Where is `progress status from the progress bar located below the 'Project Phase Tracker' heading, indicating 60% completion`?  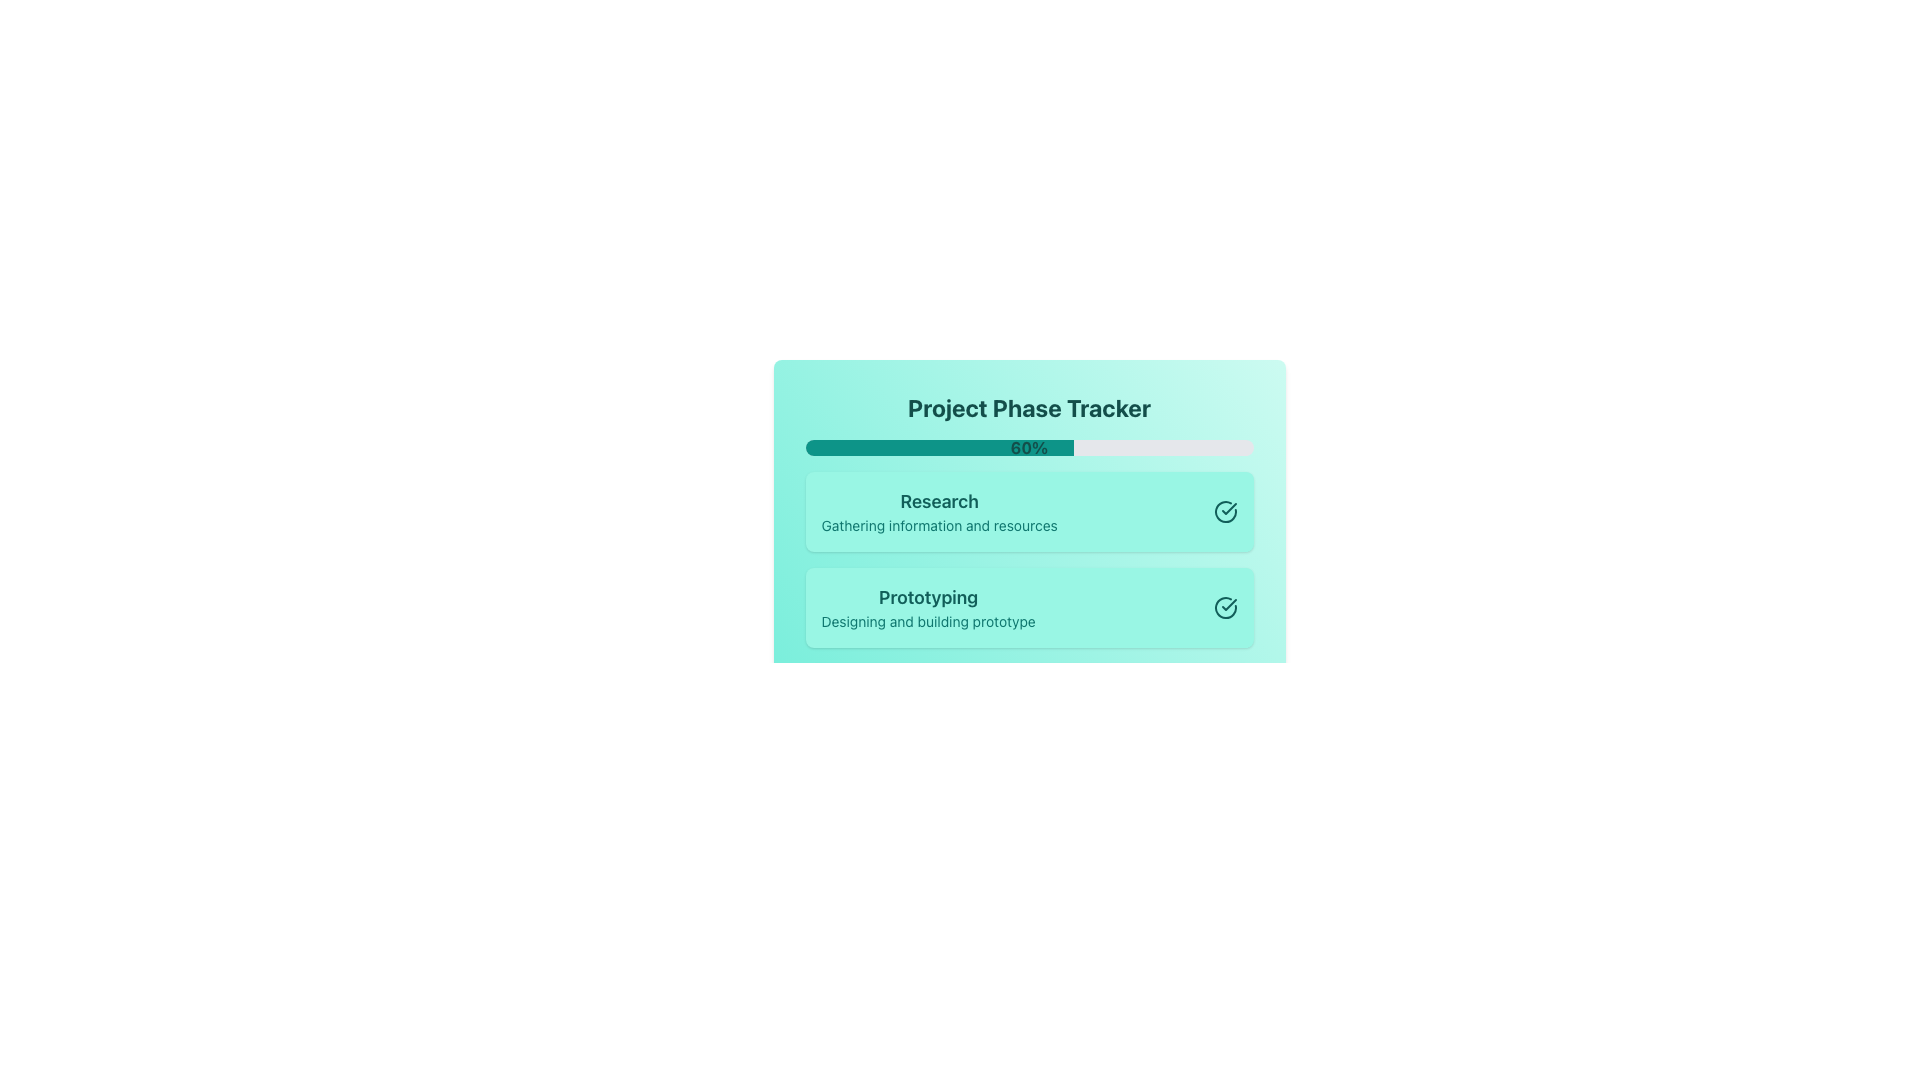 progress status from the progress bar located below the 'Project Phase Tracker' heading, indicating 60% completion is located at coordinates (1029, 446).